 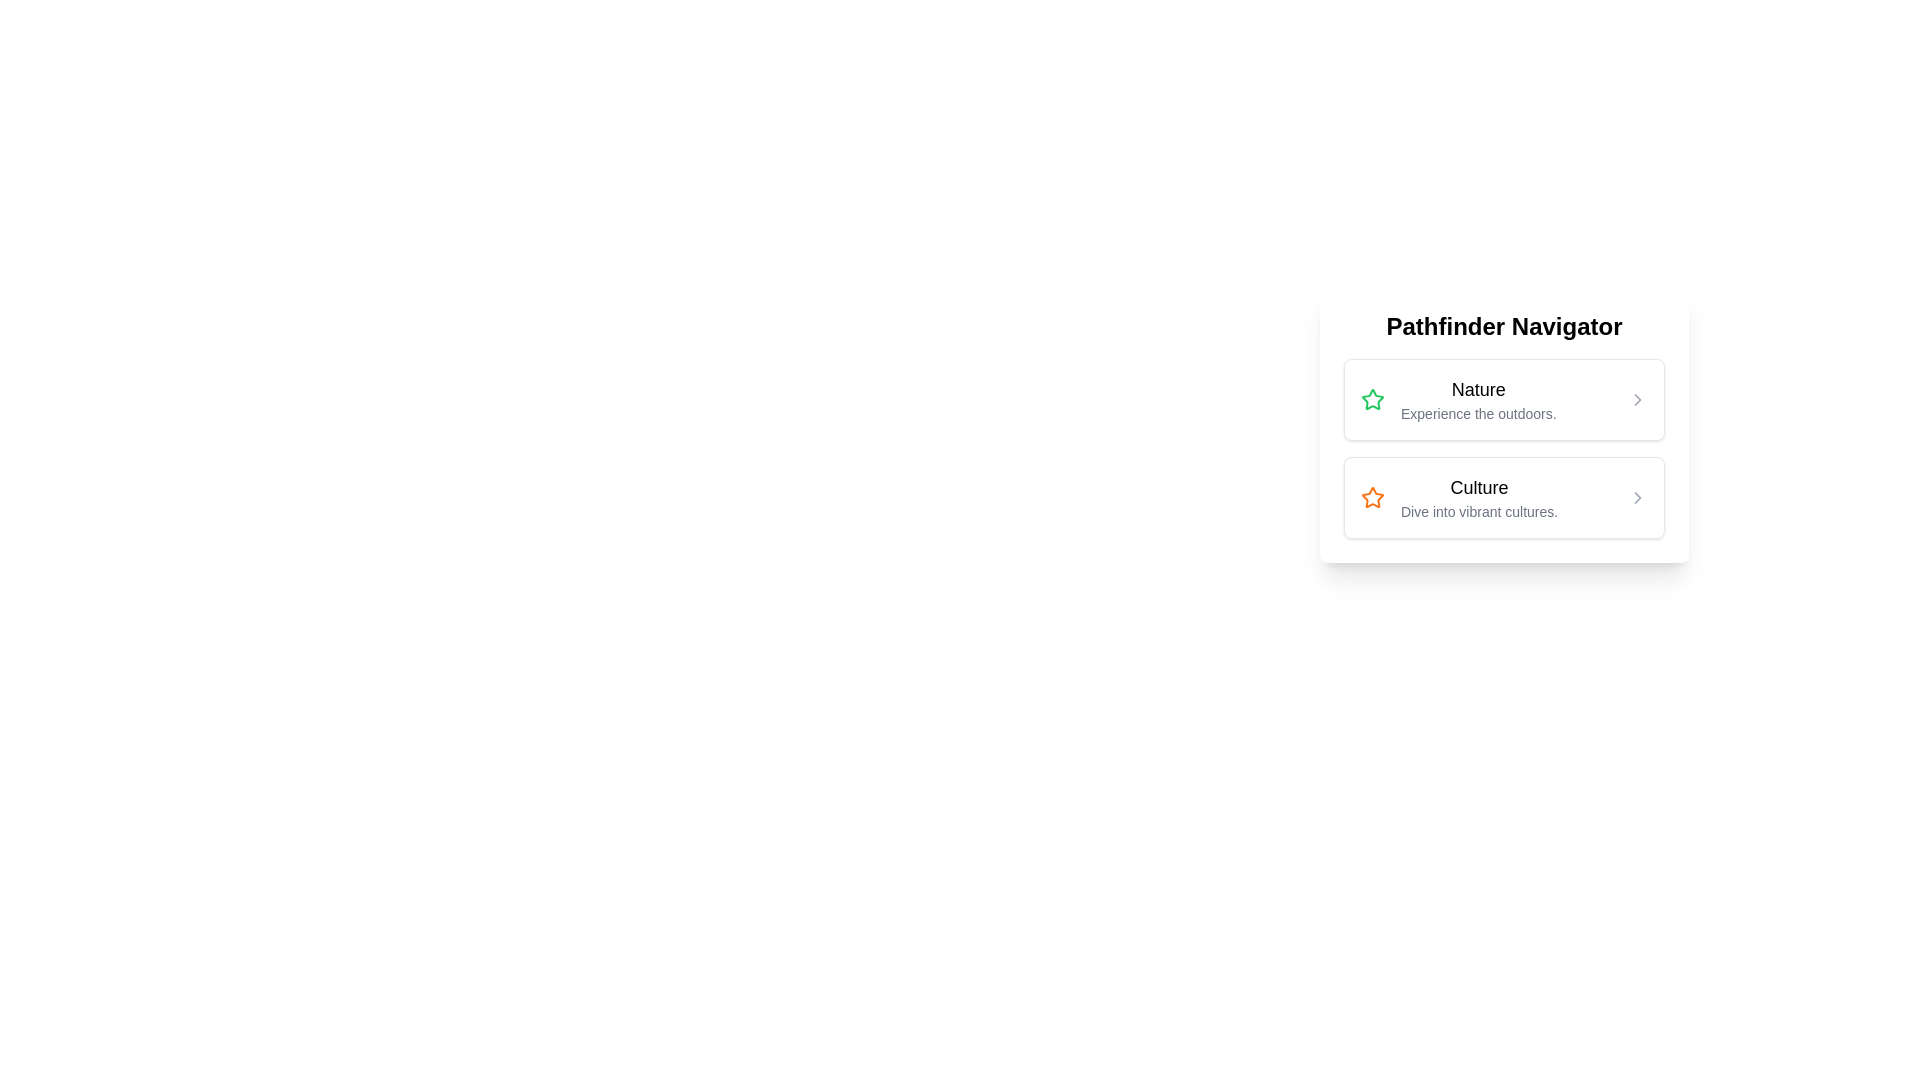 What do you see at coordinates (1478, 412) in the screenshot?
I see `the text label reading 'Experience the outdoors.' located below the heading 'Nature' within a card-like structure` at bounding box center [1478, 412].